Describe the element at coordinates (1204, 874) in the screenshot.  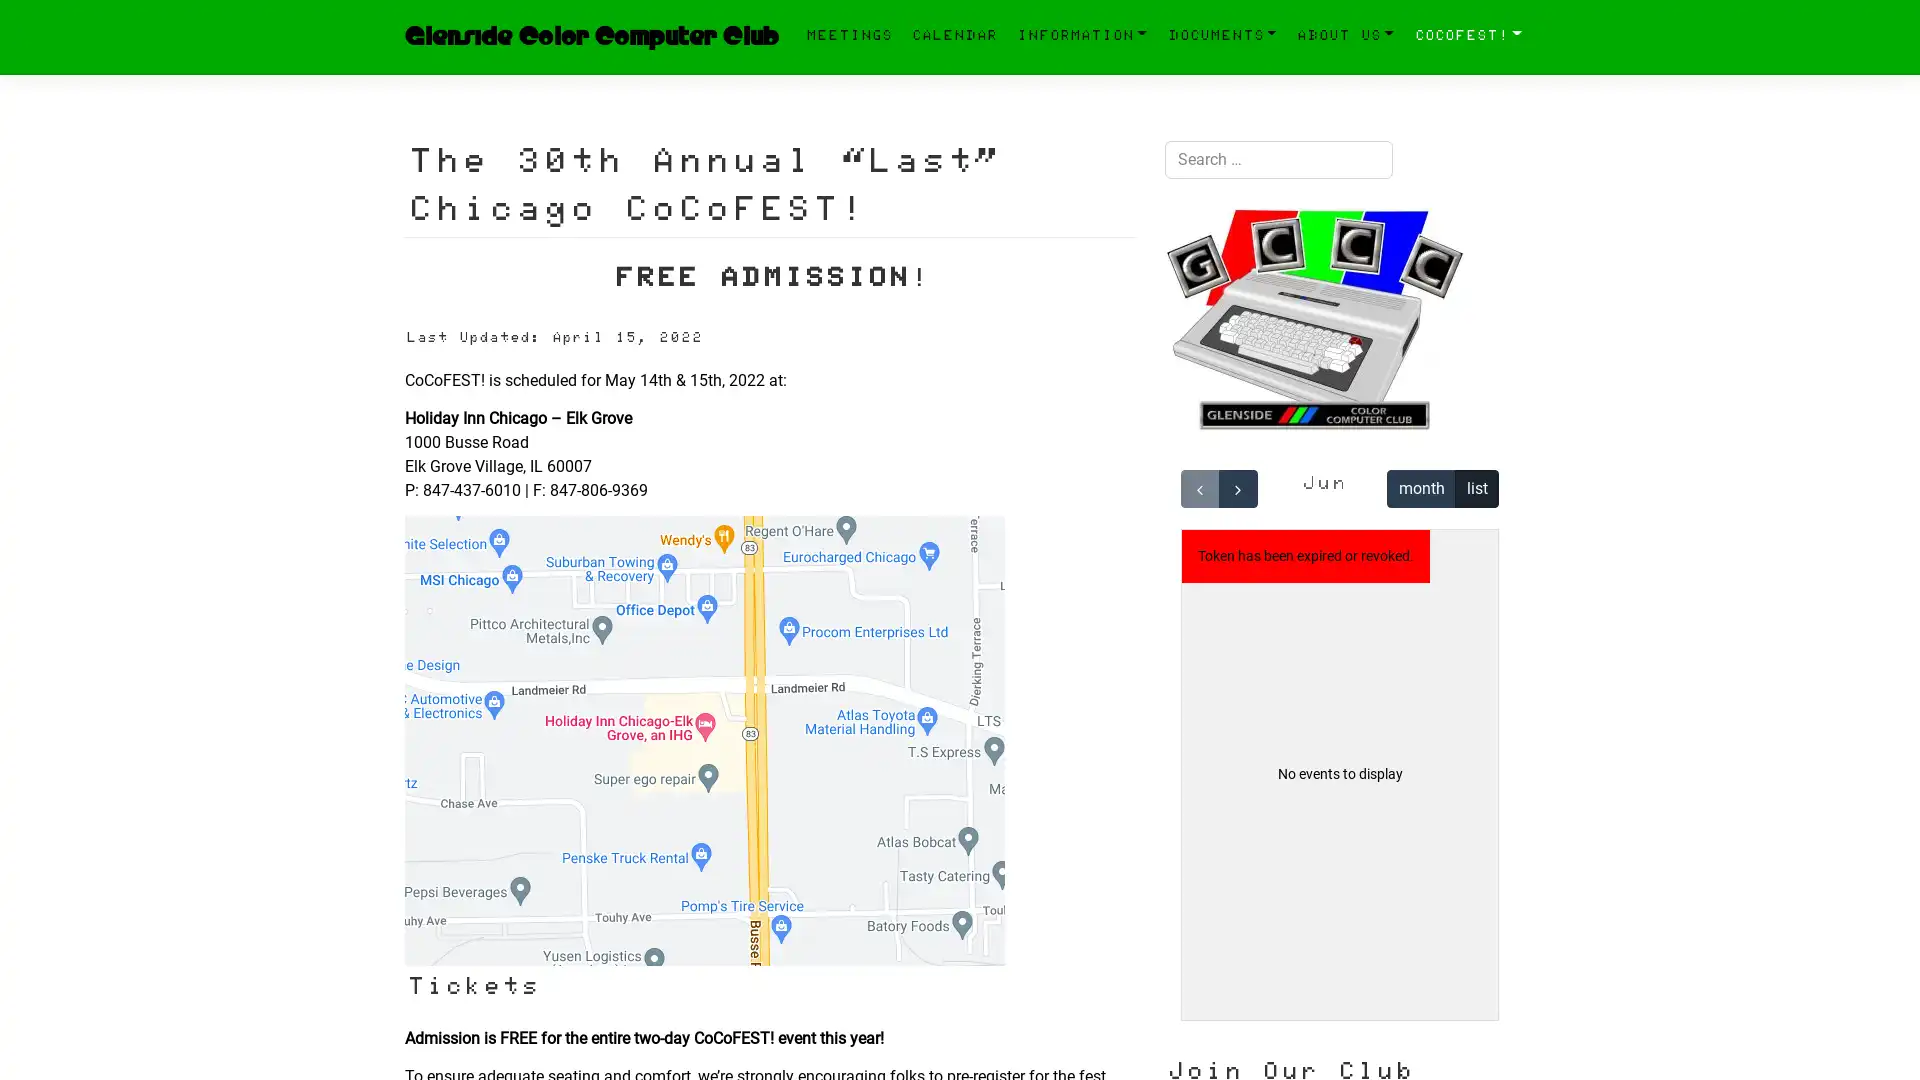
I see `Join Us` at that location.